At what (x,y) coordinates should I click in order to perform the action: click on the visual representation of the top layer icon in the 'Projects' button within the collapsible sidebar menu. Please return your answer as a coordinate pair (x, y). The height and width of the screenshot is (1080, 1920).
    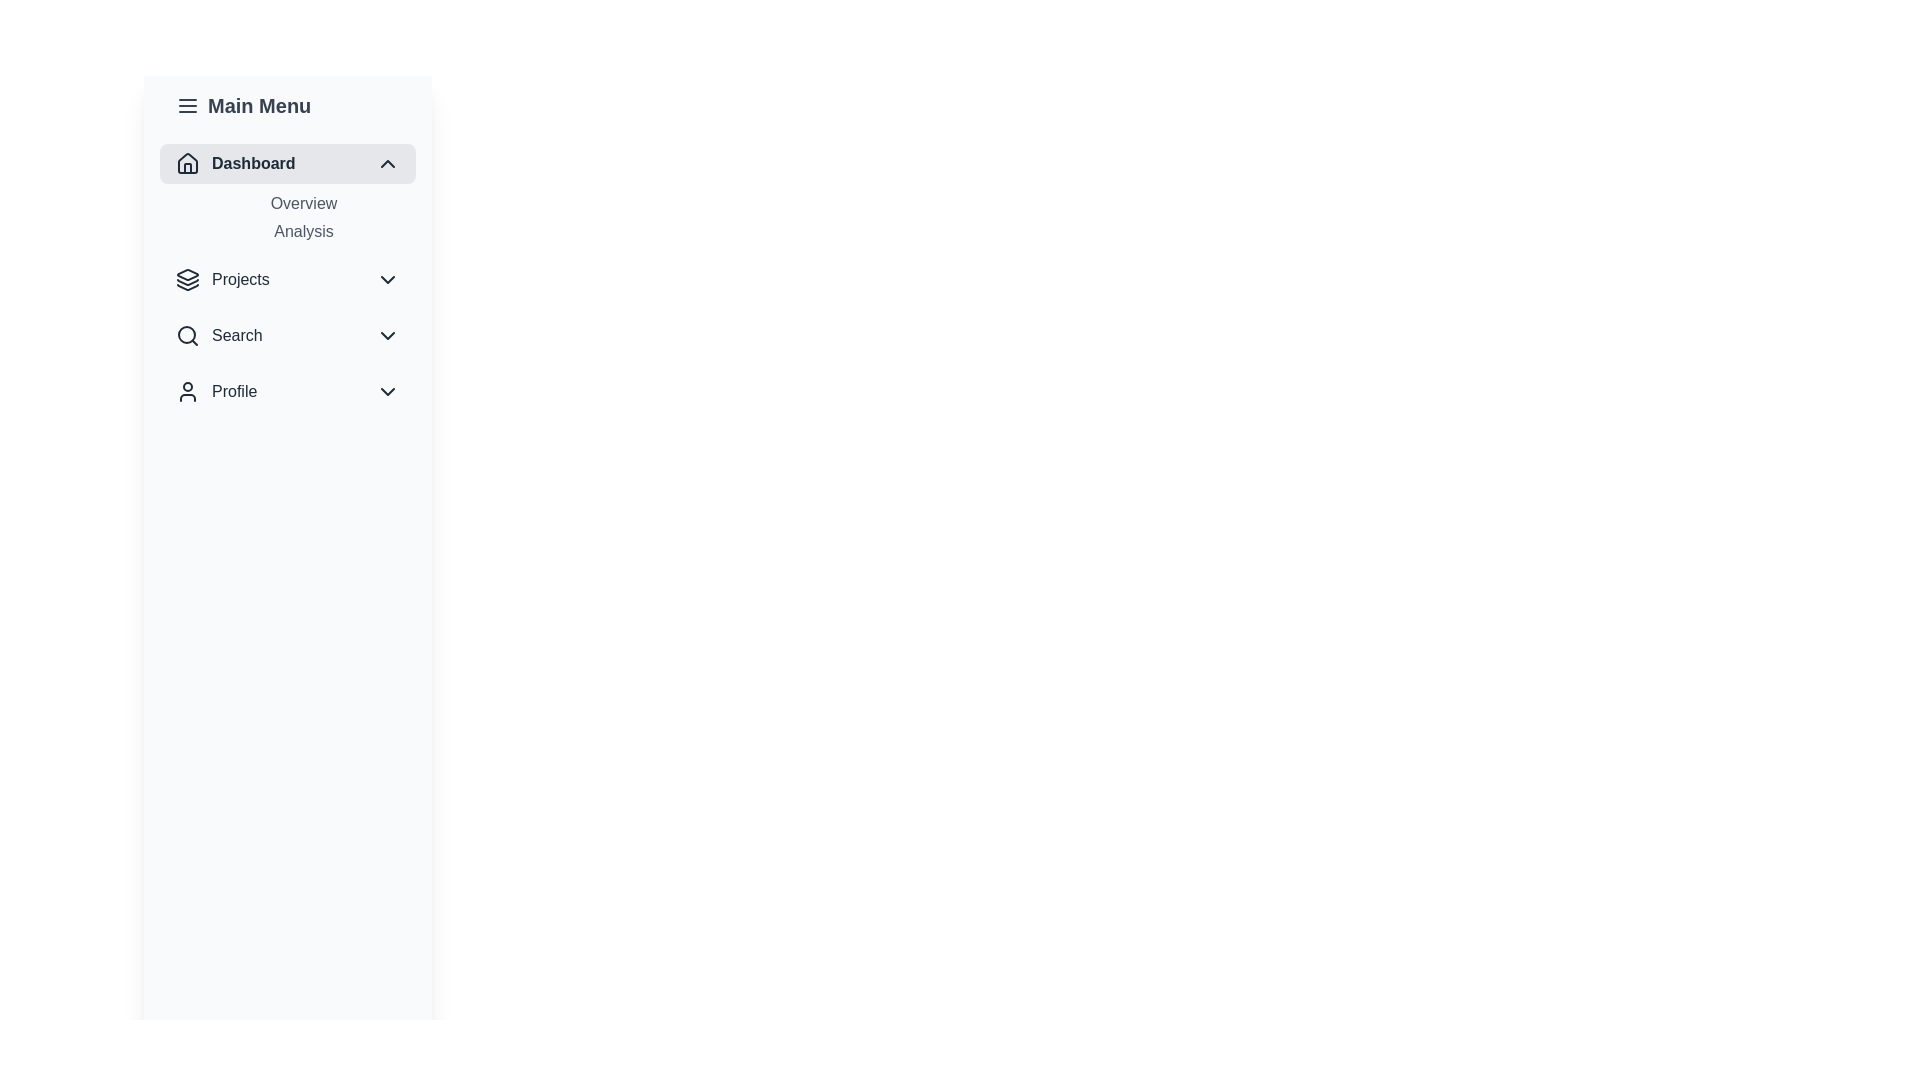
    Looking at the image, I should click on (187, 274).